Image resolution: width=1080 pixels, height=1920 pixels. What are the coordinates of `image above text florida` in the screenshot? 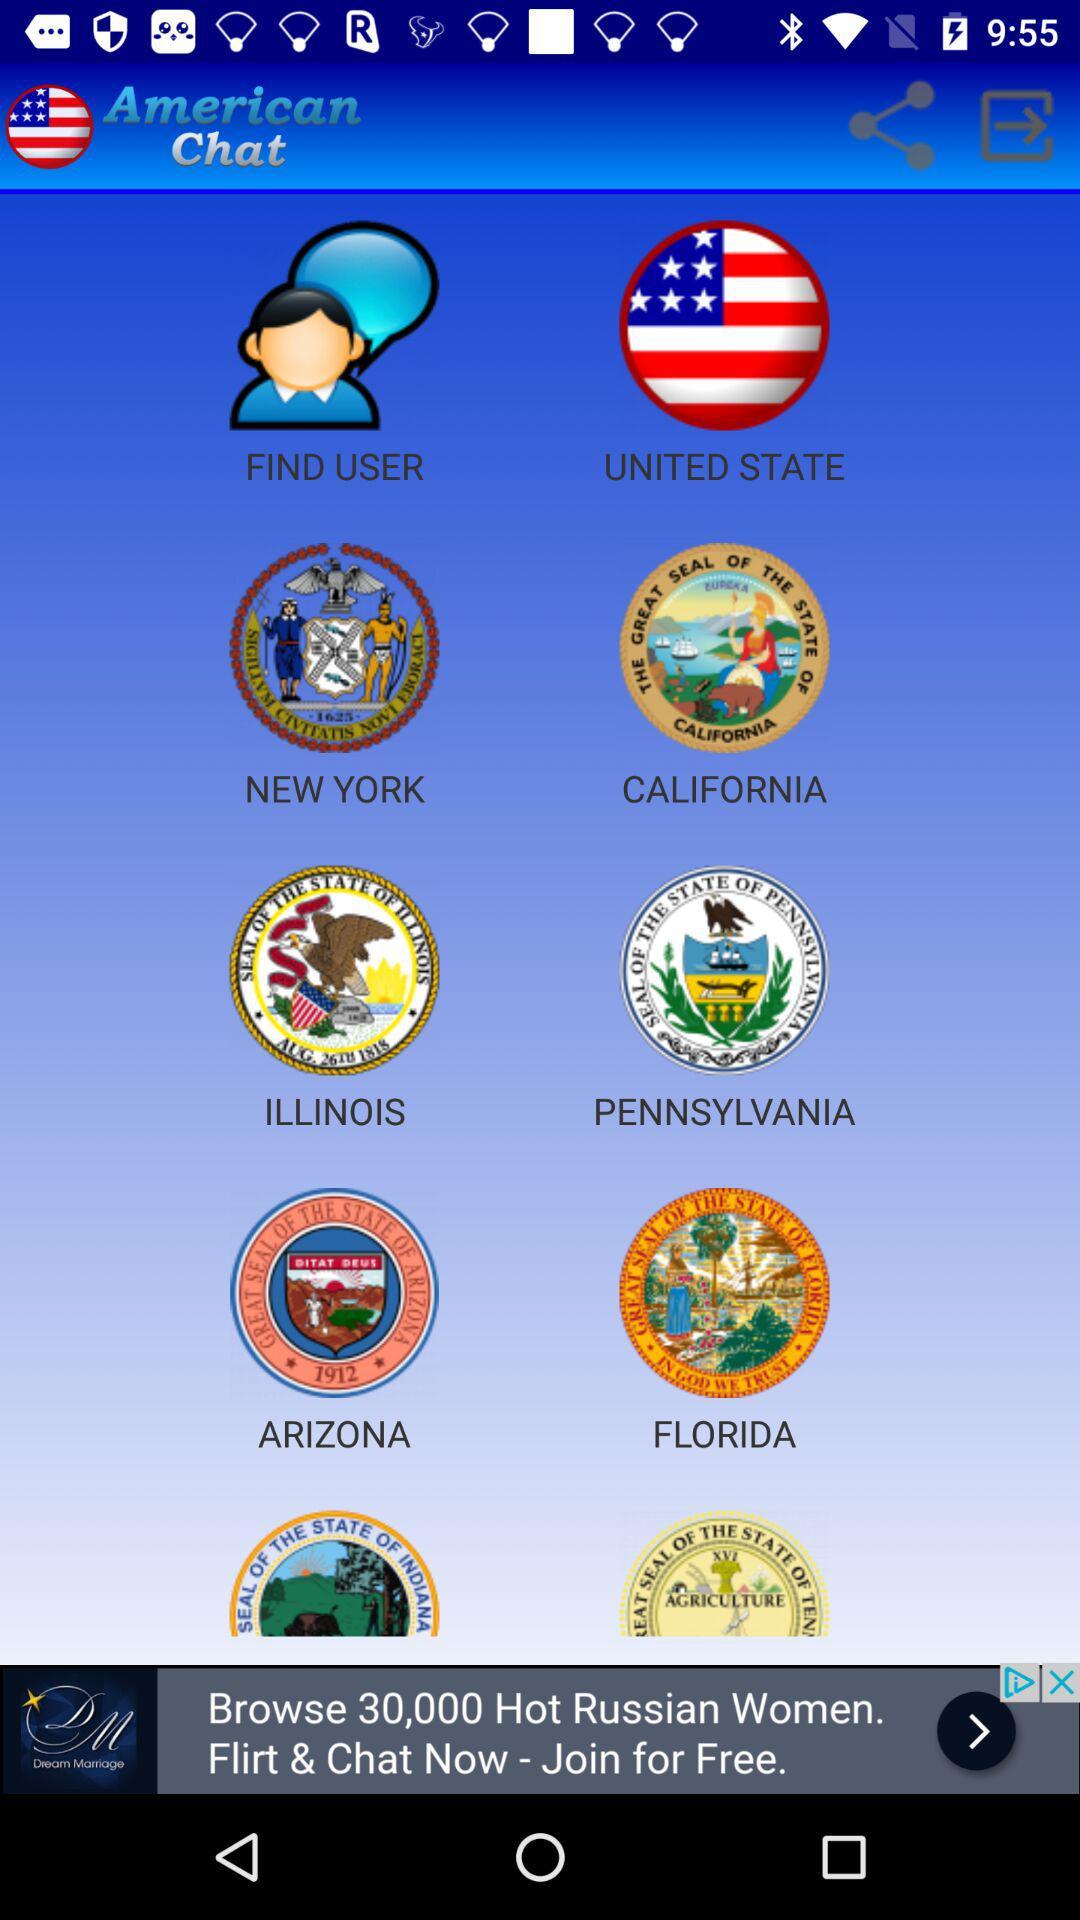 It's located at (724, 1292).